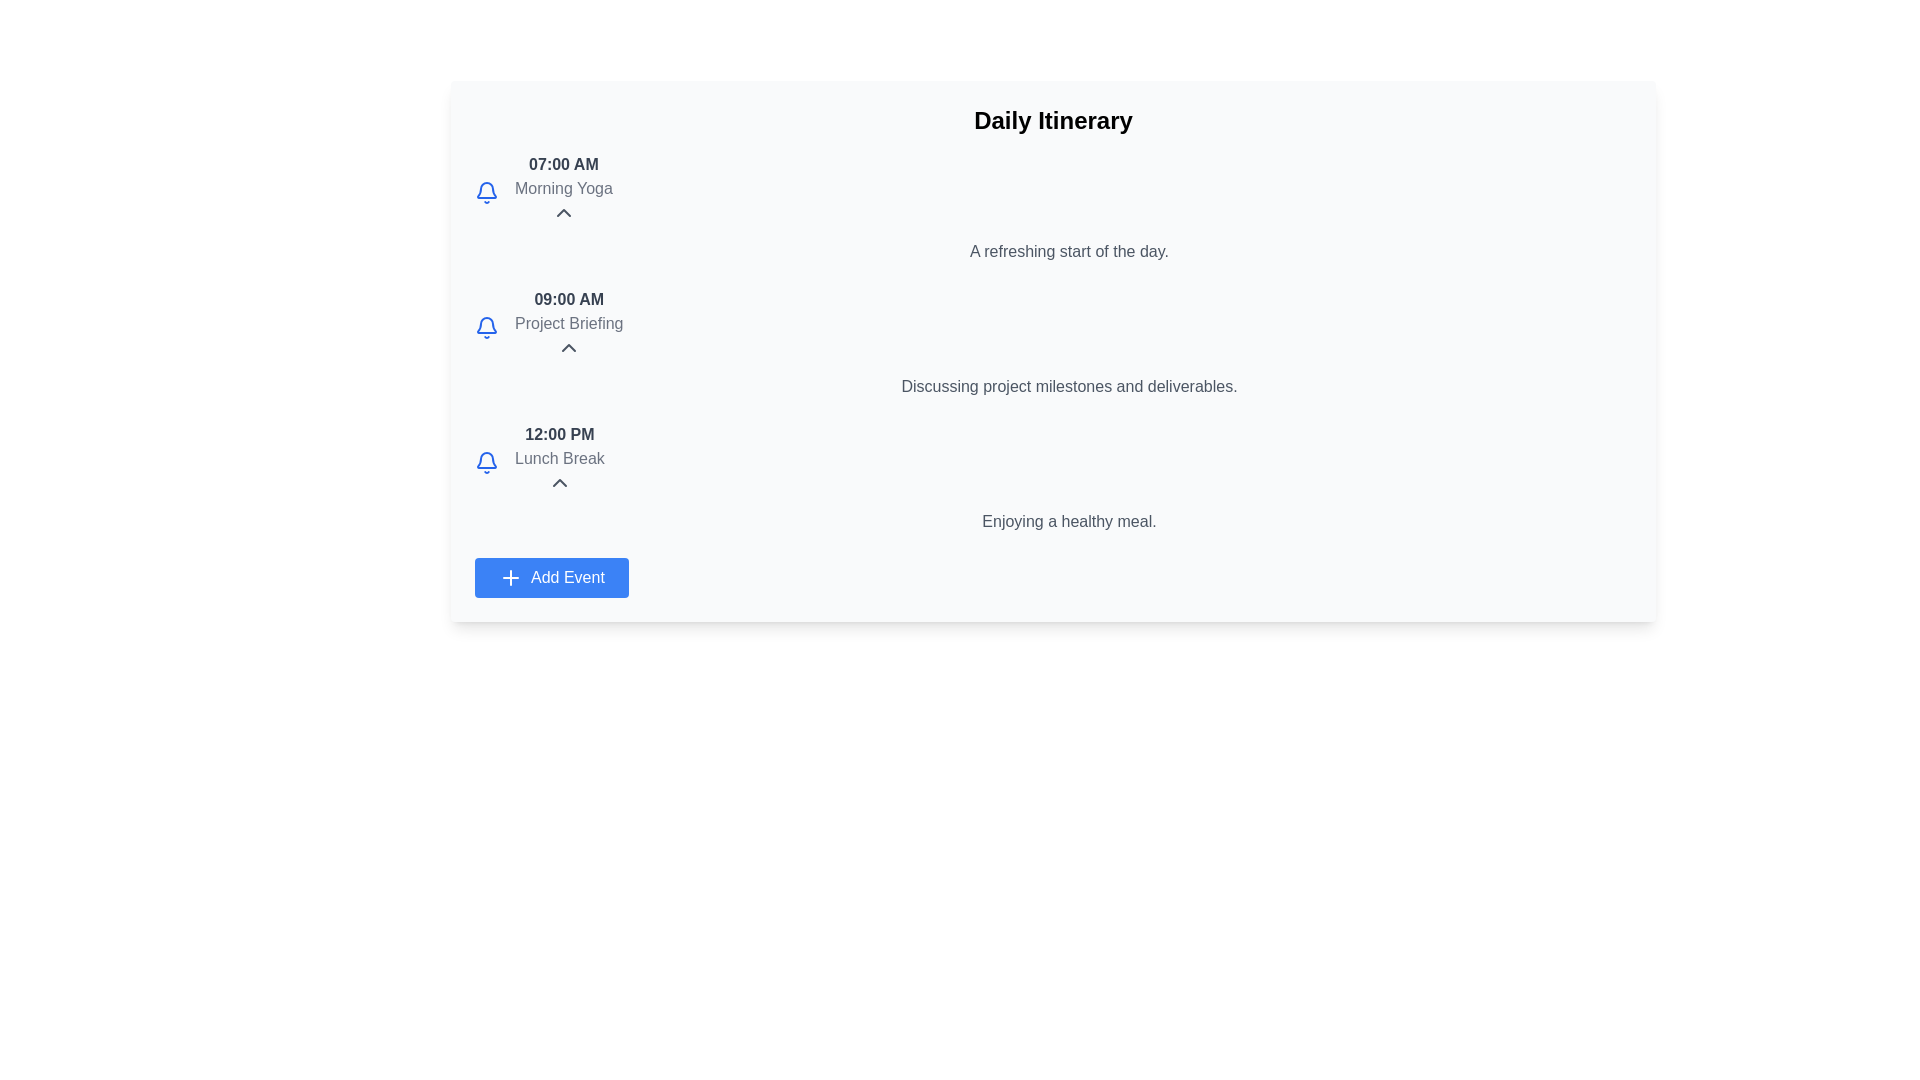 This screenshot has height=1080, width=1920. Describe the element at coordinates (559, 434) in the screenshot. I see `the 'Lunch Break' scheduled time label in the Daily Itinerary panel, located in the third time slot of the left column` at that location.